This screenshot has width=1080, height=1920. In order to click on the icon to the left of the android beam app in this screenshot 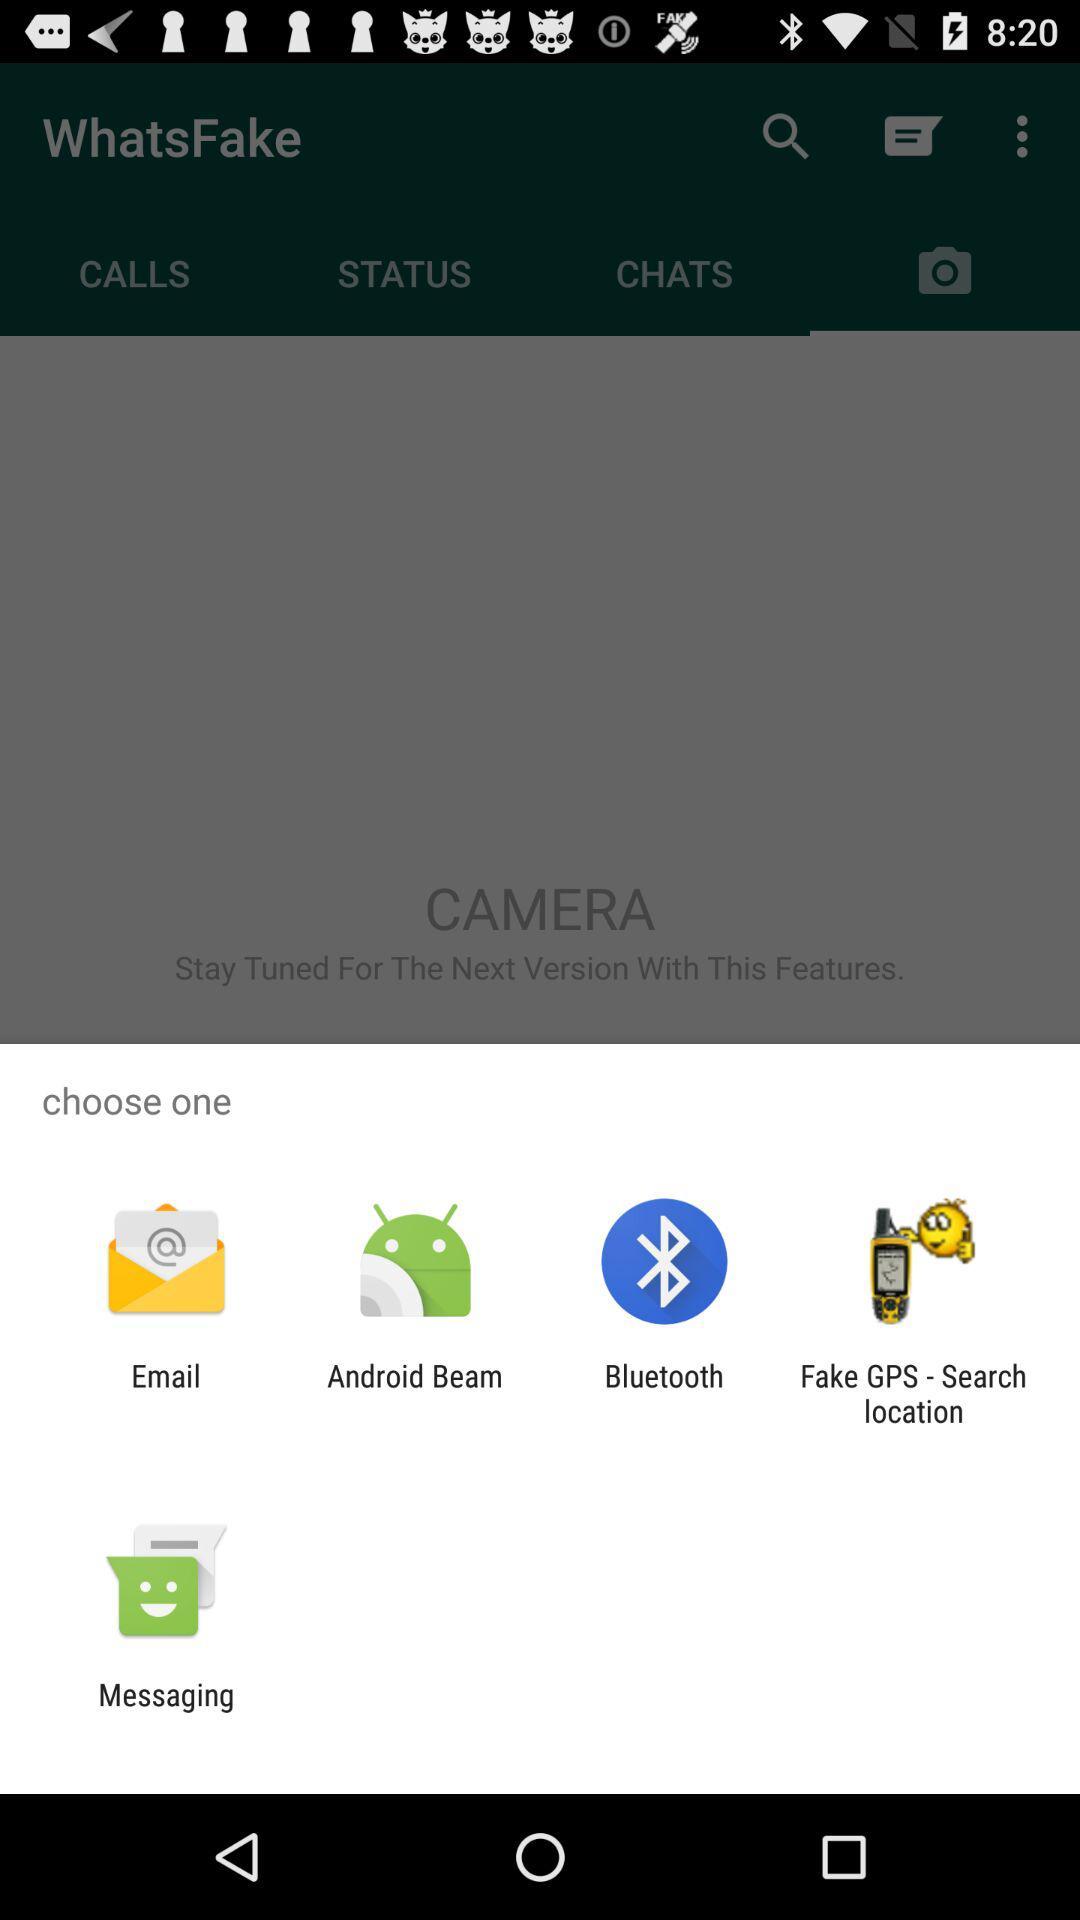, I will do `click(165, 1392)`.